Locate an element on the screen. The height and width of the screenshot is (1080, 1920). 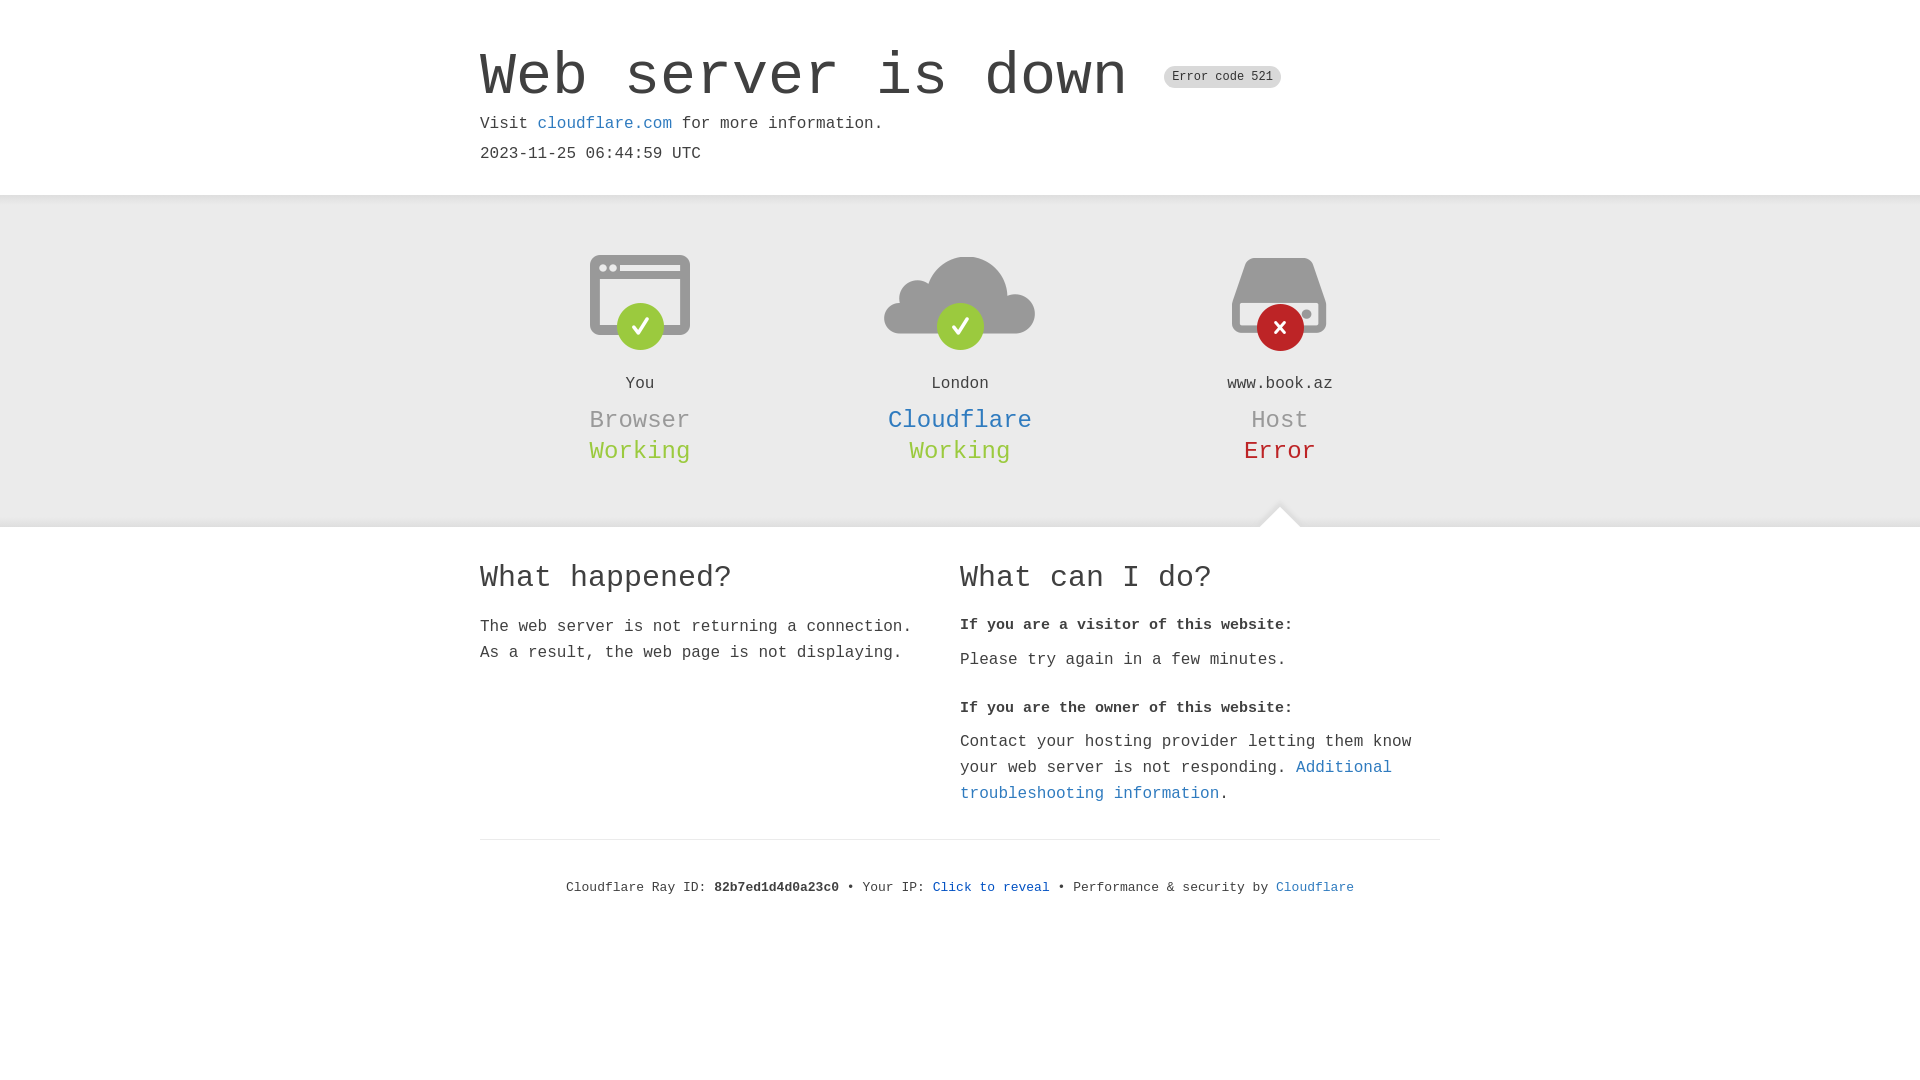
'Cloudflare' is located at coordinates (1315, 886).